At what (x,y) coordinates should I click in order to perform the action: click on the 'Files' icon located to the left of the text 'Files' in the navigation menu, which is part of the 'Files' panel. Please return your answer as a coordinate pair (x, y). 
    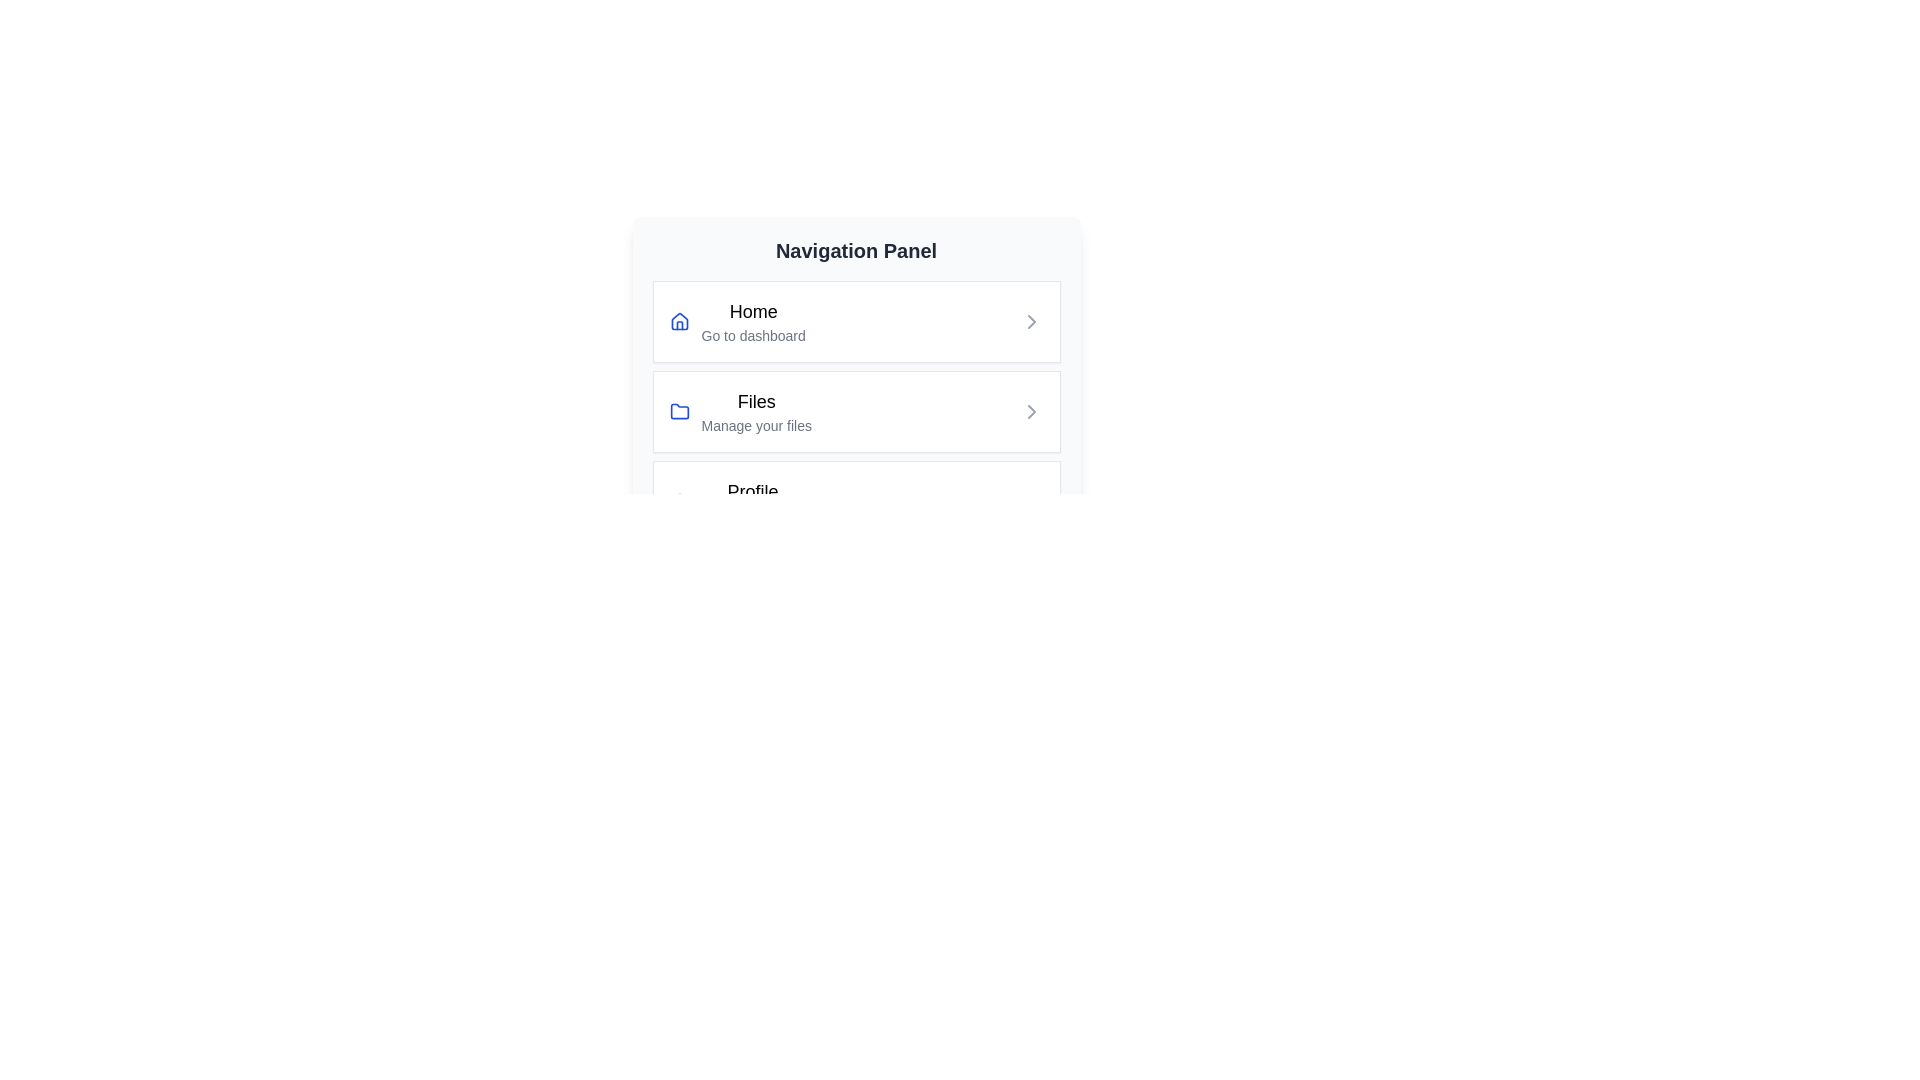
    Looking at the image, I should click on (679, 411).